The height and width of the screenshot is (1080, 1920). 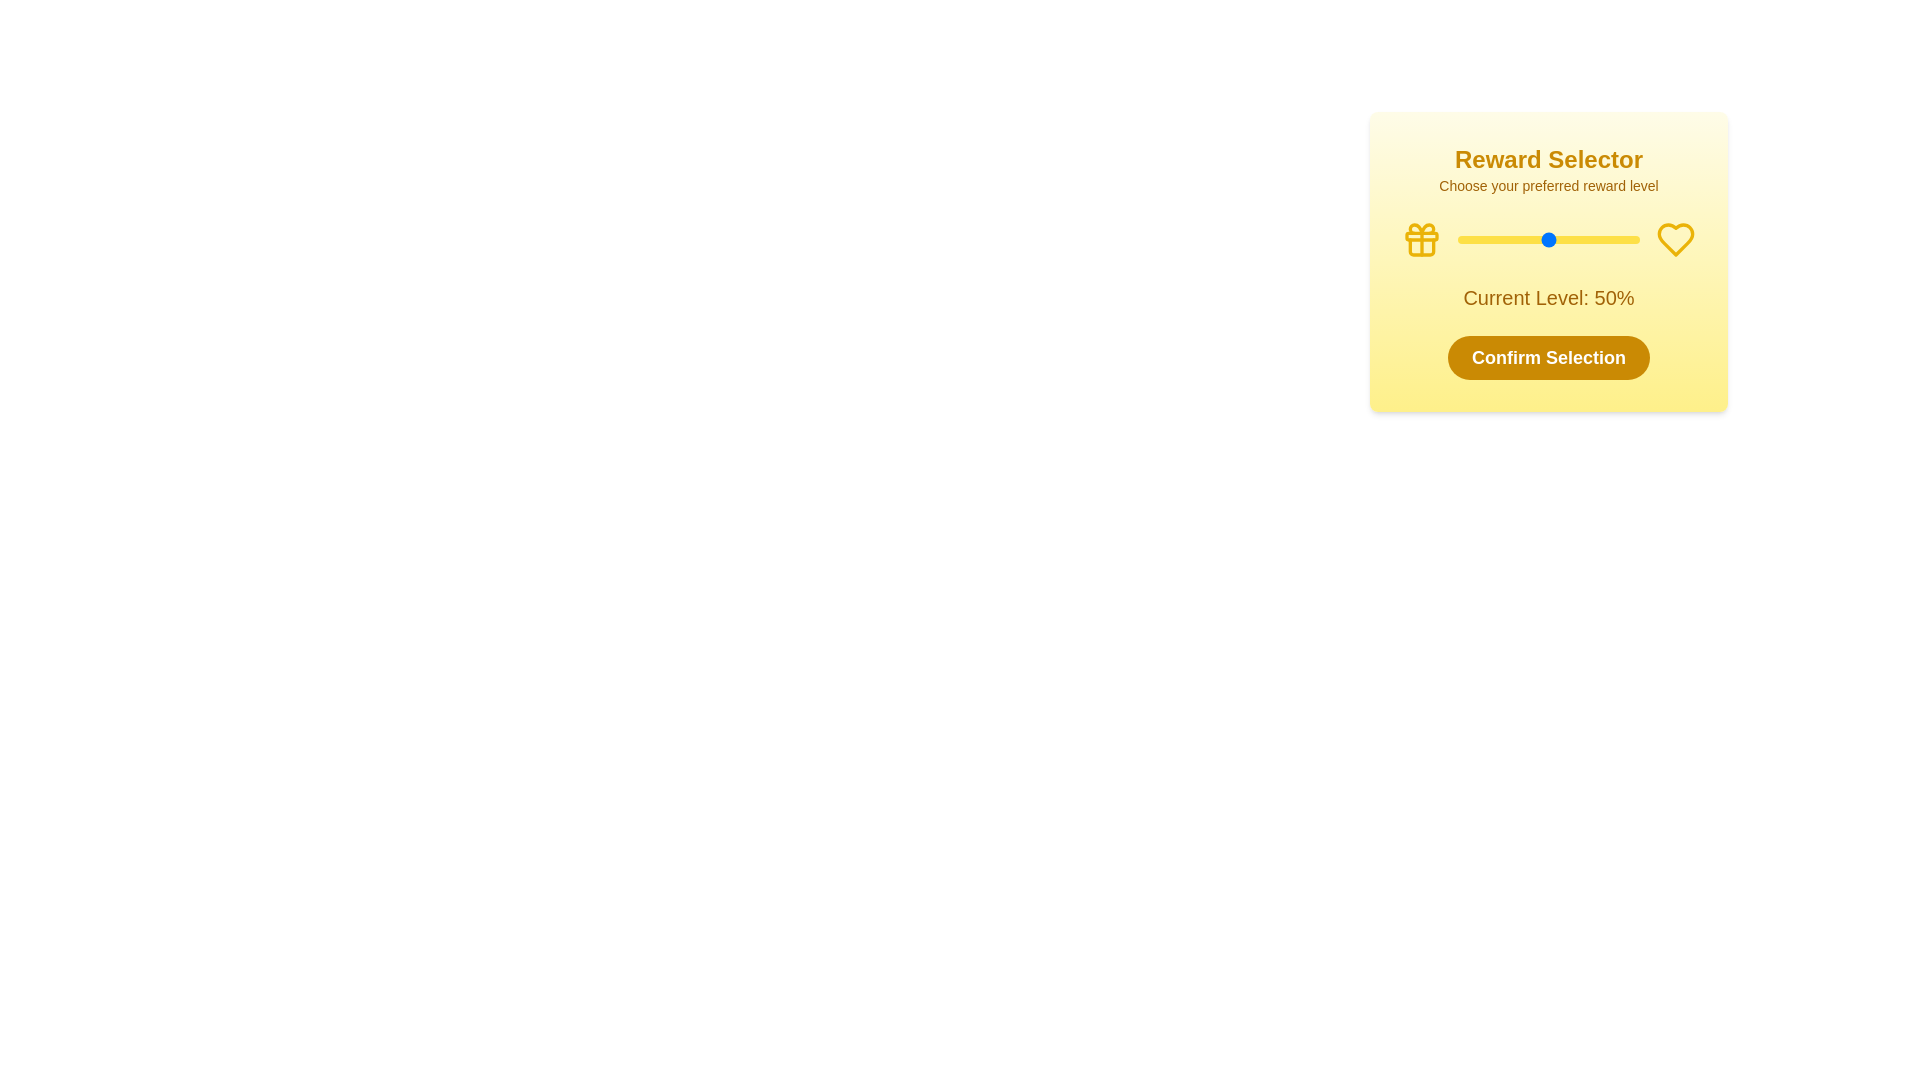 I want to click on the reward level, so click(x=1621, y=238).